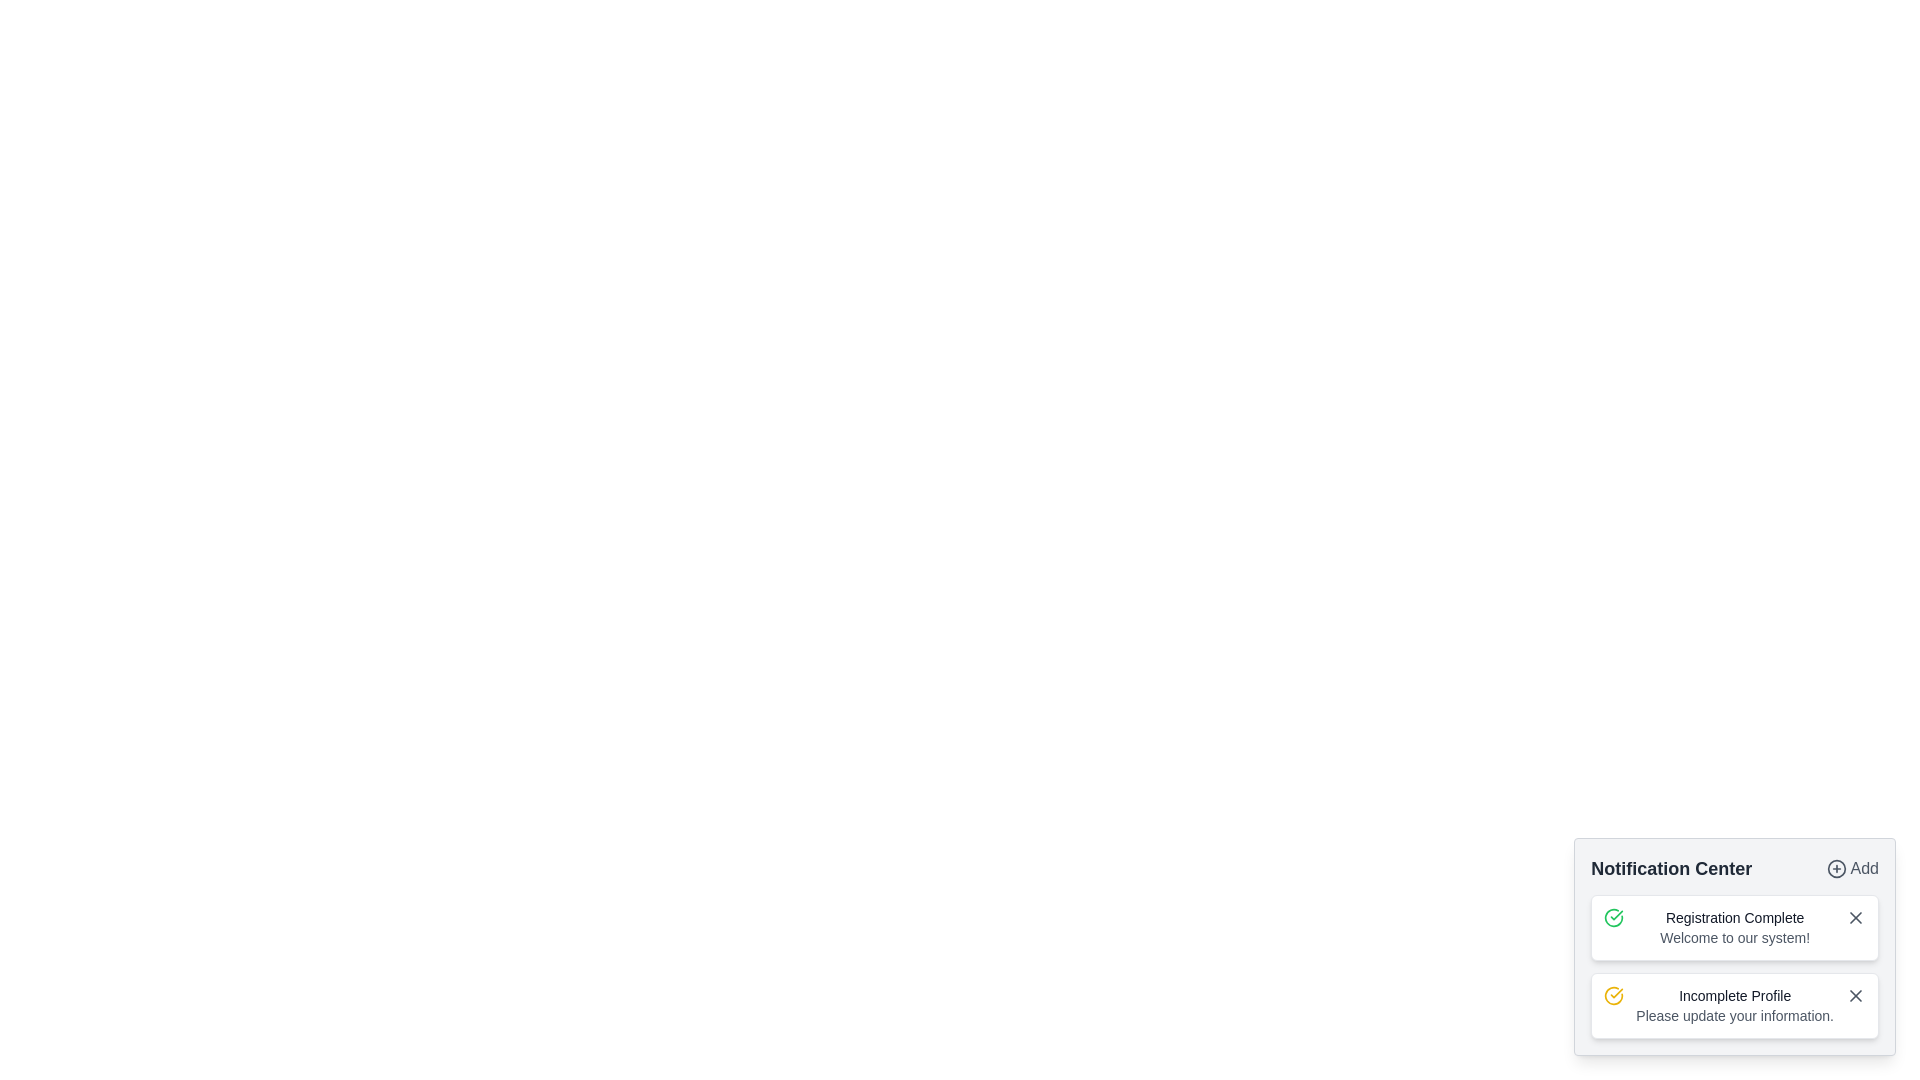 This screenshot has height=1080, width=1920. What do you see at coordinates (1836, 867) in the screenshot?
I see `the circular icon with a plus symbol inside it, located to the left of the text 'Add'` at bounding box center [1836, 867].